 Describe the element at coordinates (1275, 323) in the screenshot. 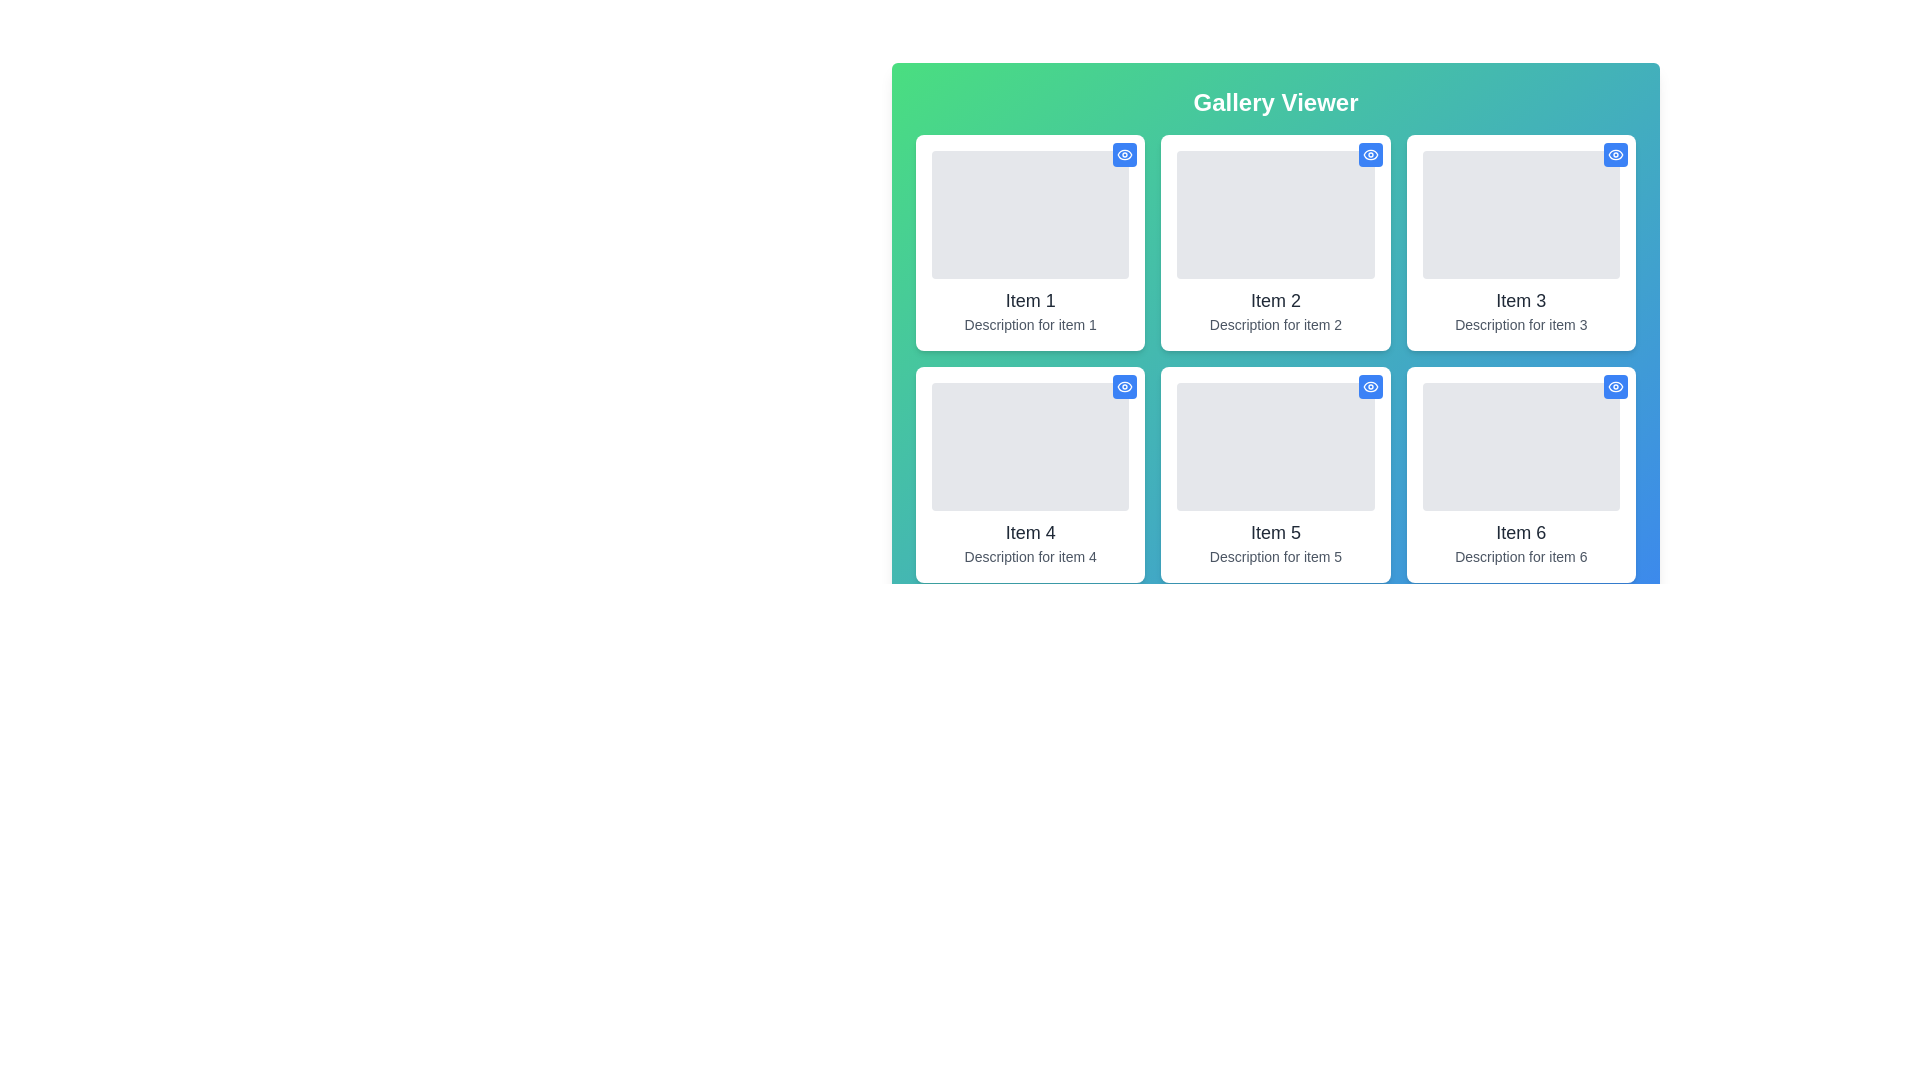

I see `the text label displaying 'Description for item 2', which is styled with a gray font color and located beneath the title 'Item 2' in the second tile` at that location.